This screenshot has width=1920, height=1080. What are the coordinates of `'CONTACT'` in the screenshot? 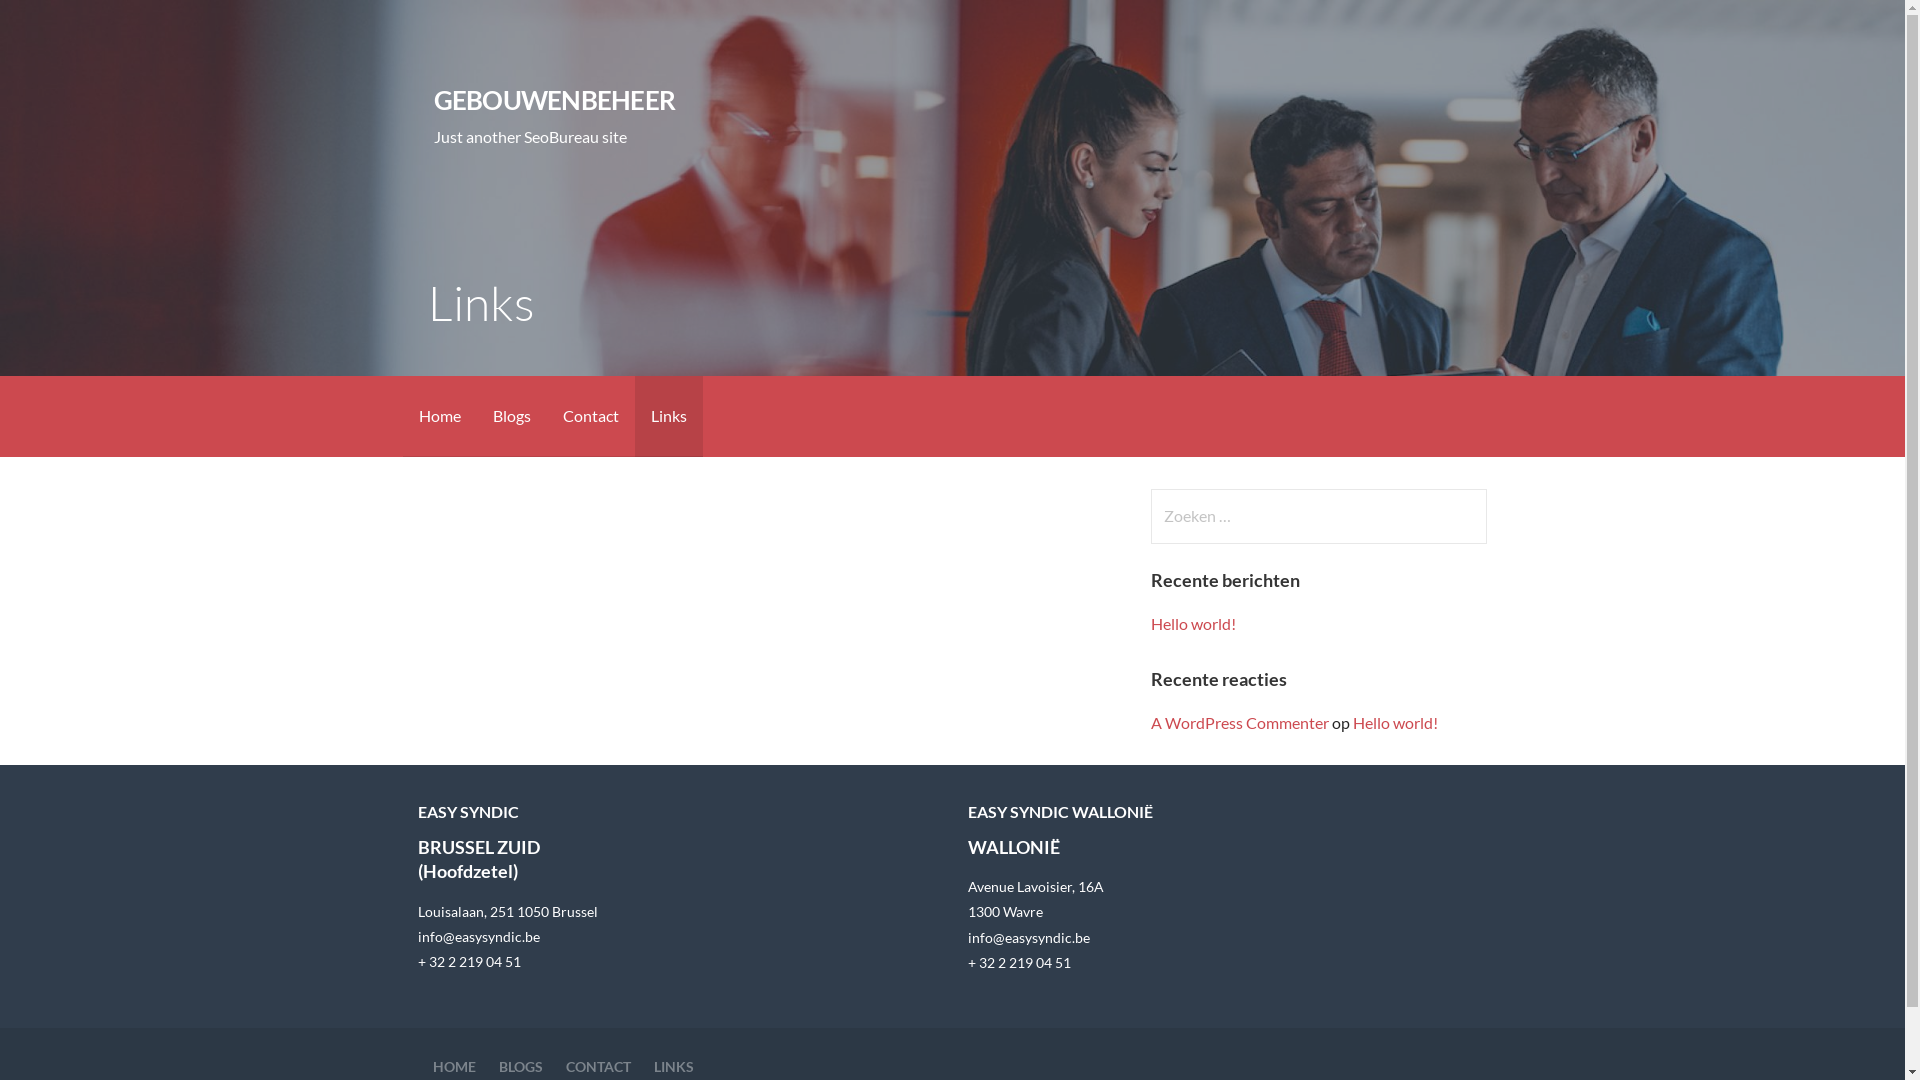 It's located at (597, 1065).